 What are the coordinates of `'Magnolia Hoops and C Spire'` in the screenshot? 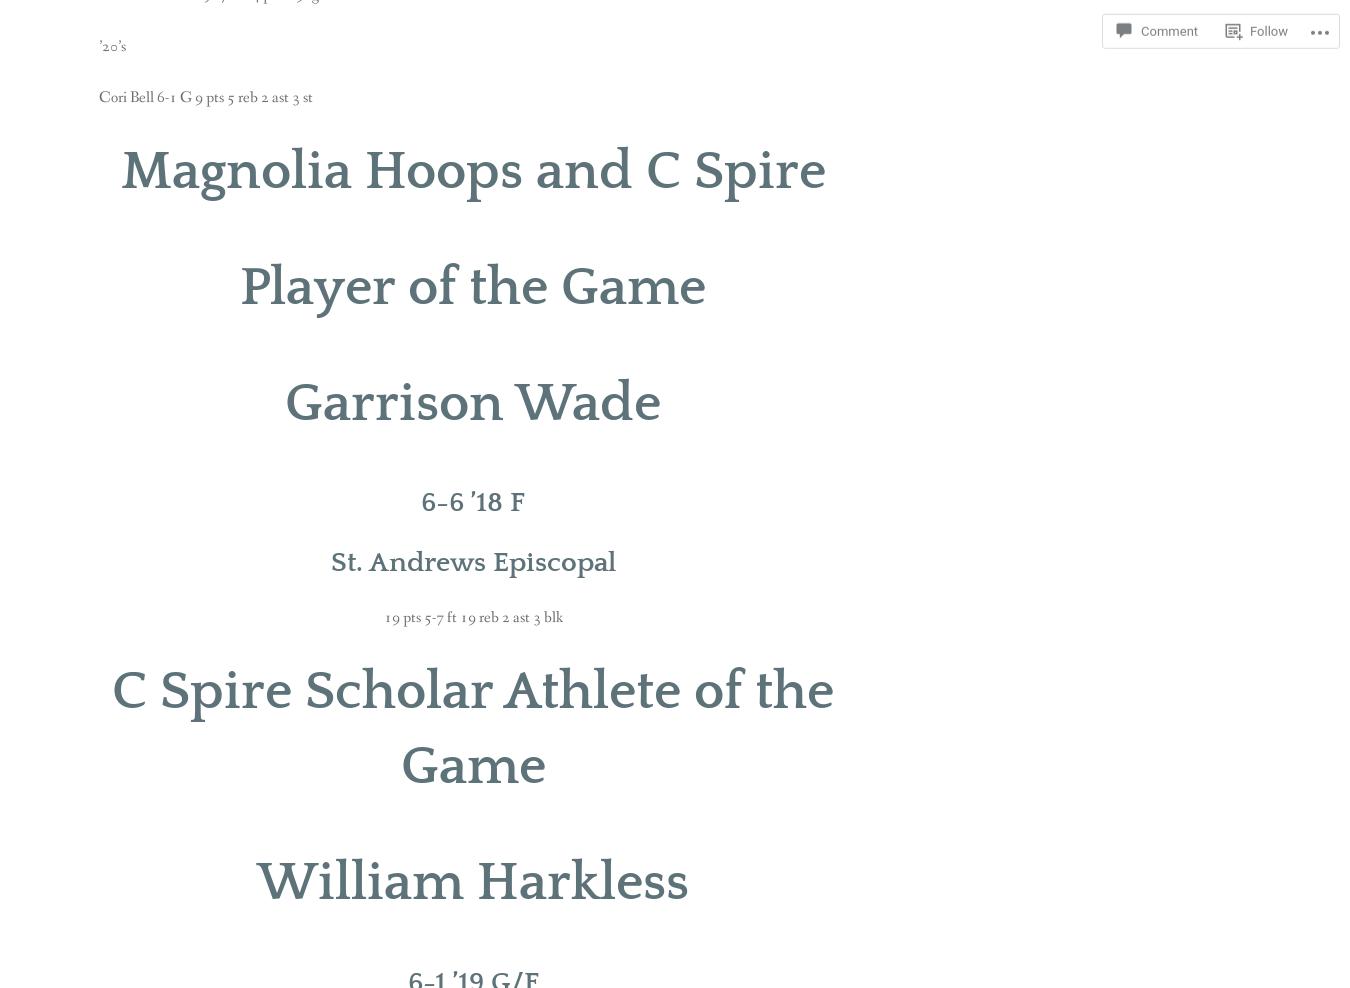 It's located at (471, 170).